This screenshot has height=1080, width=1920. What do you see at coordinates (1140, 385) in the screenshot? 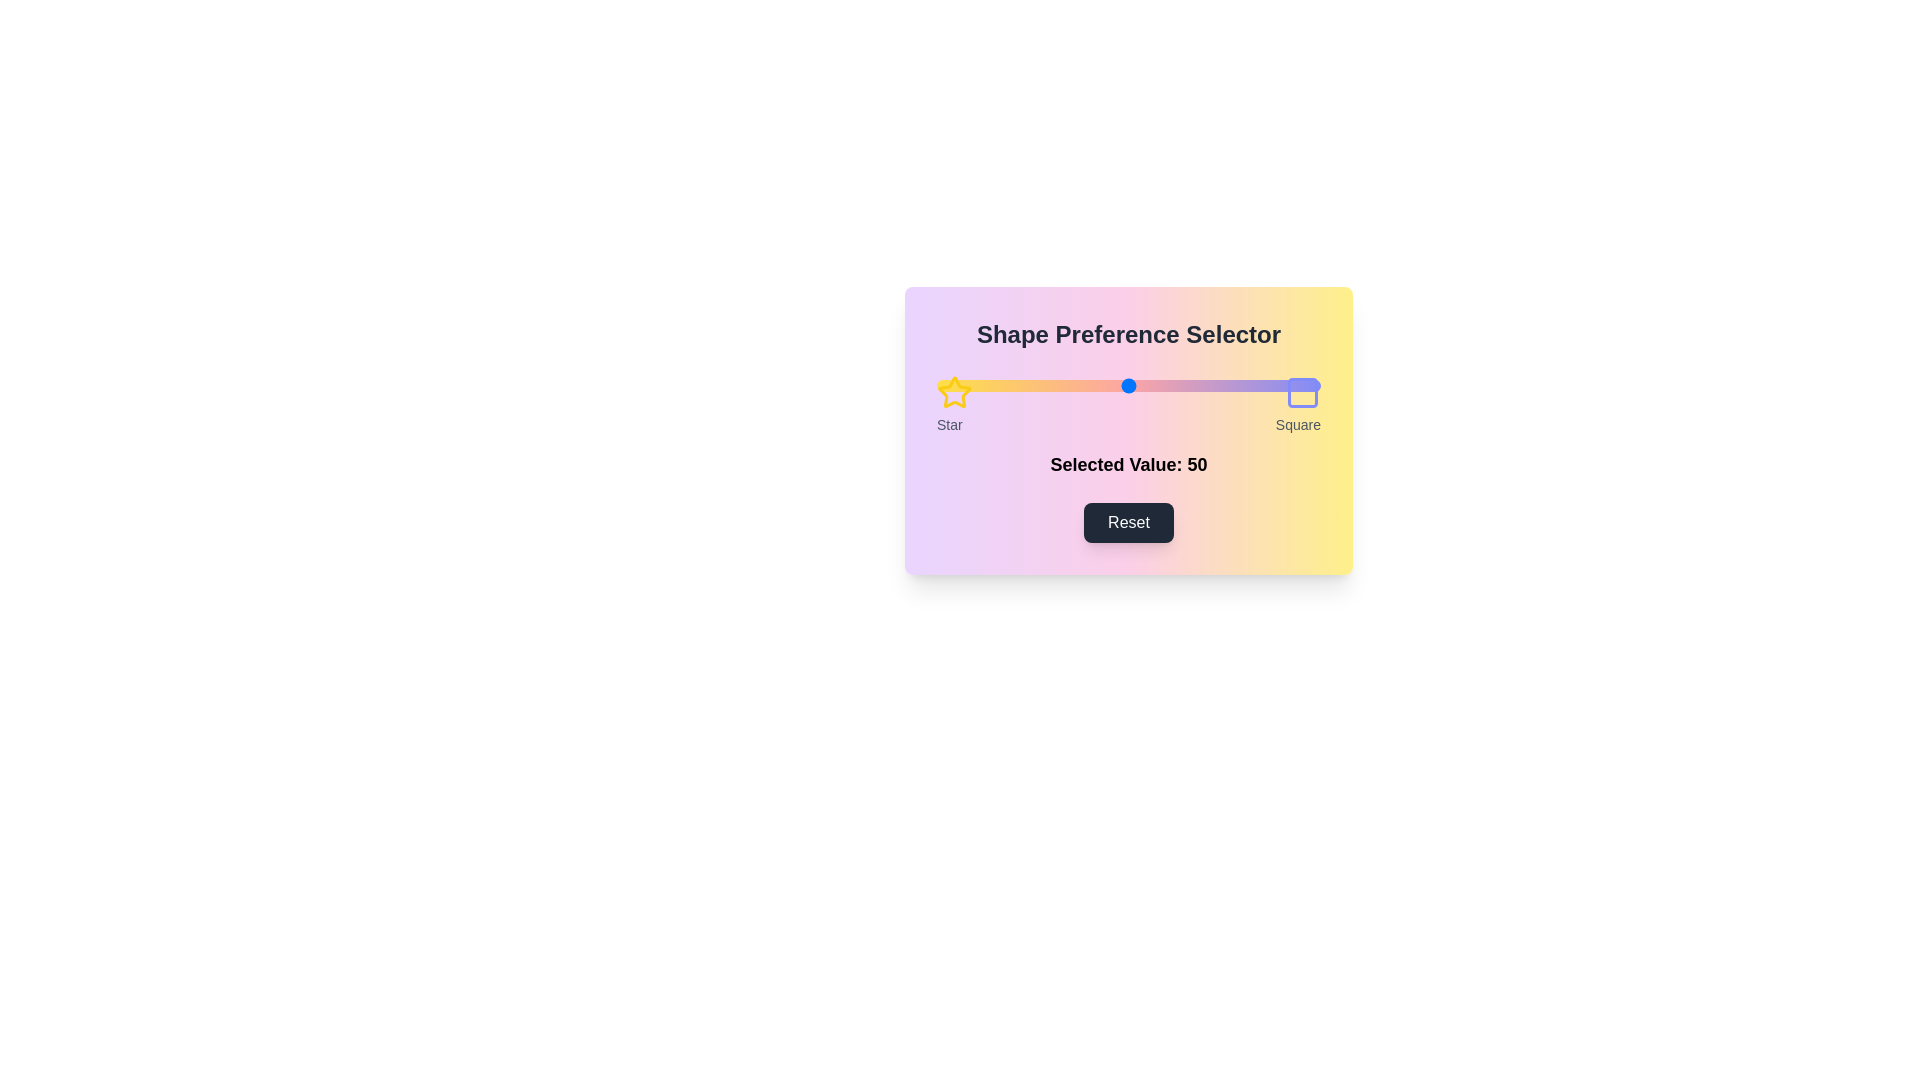
I see `the slider to set the preference value to 53` at bounding box center [1140, 385].